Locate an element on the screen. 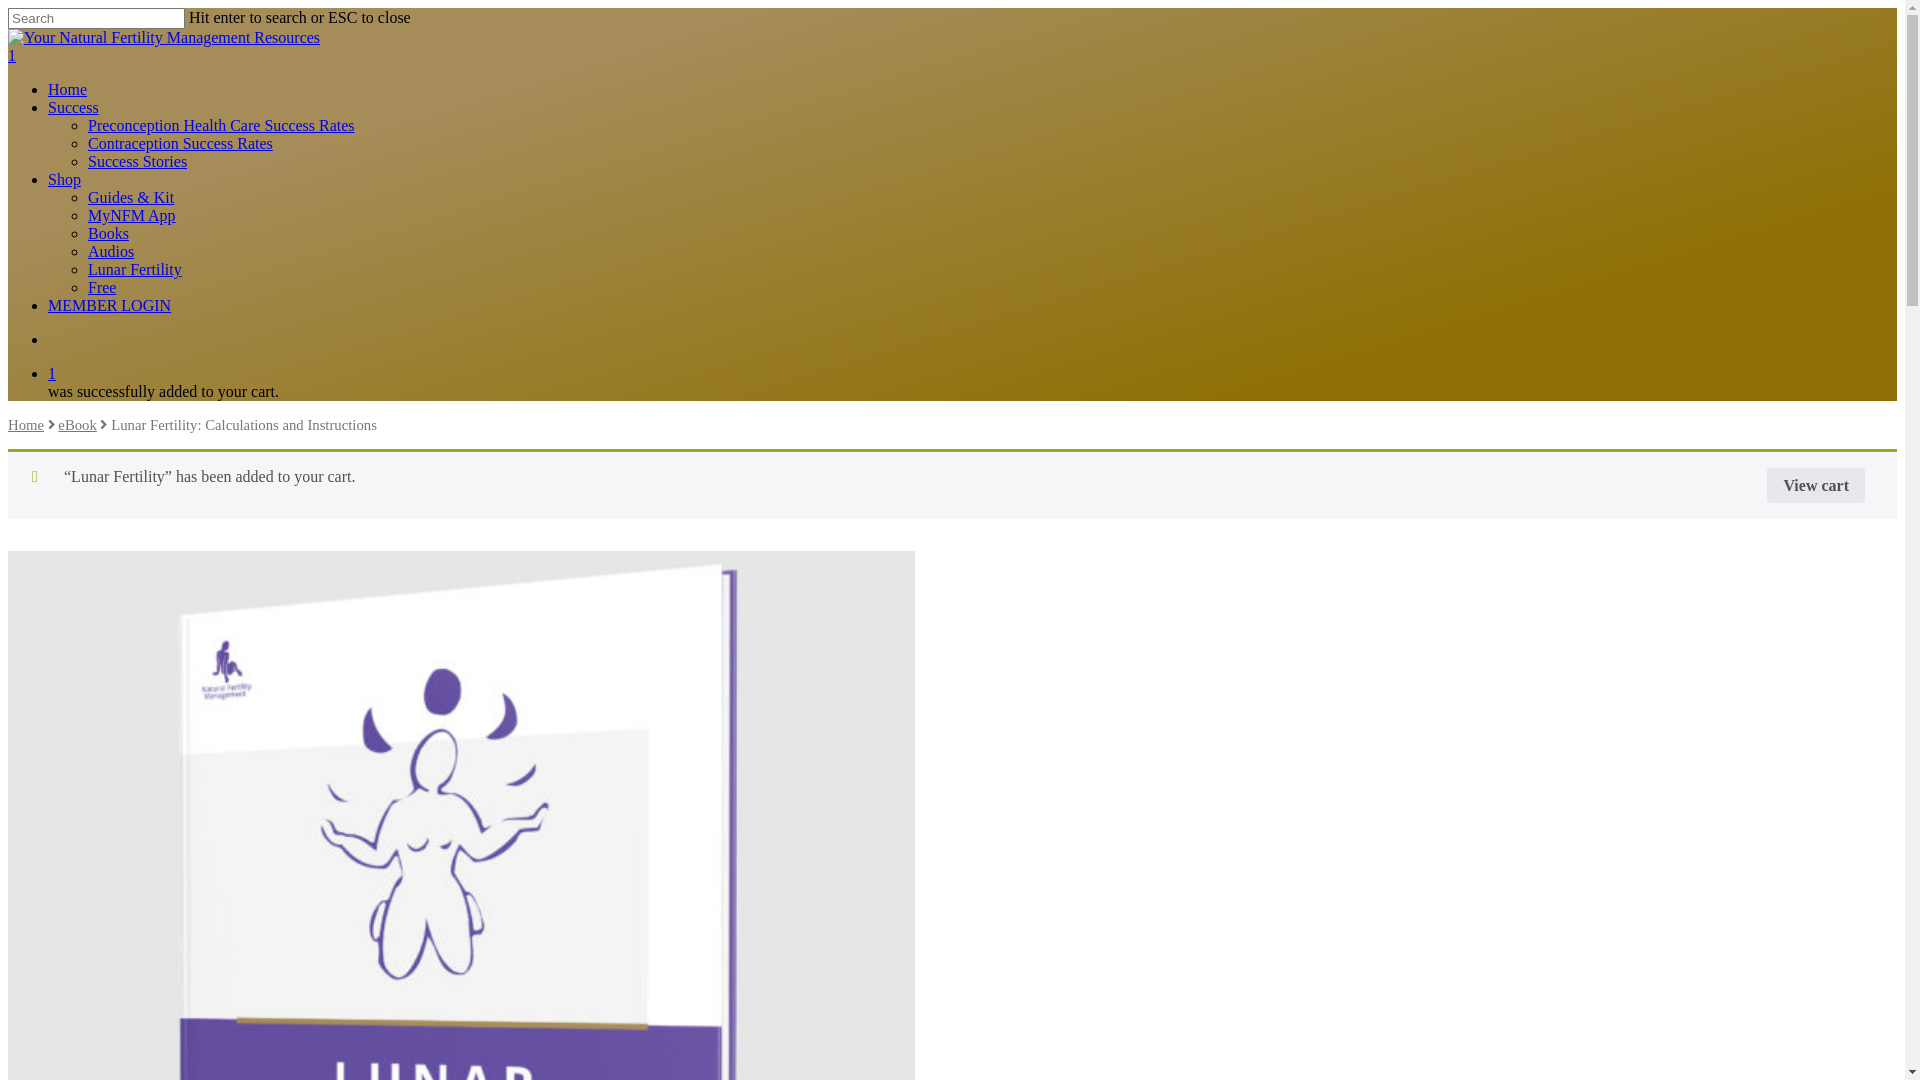 The image size is (1920, 1080). 'Free' is located at coordinates (100, 287).